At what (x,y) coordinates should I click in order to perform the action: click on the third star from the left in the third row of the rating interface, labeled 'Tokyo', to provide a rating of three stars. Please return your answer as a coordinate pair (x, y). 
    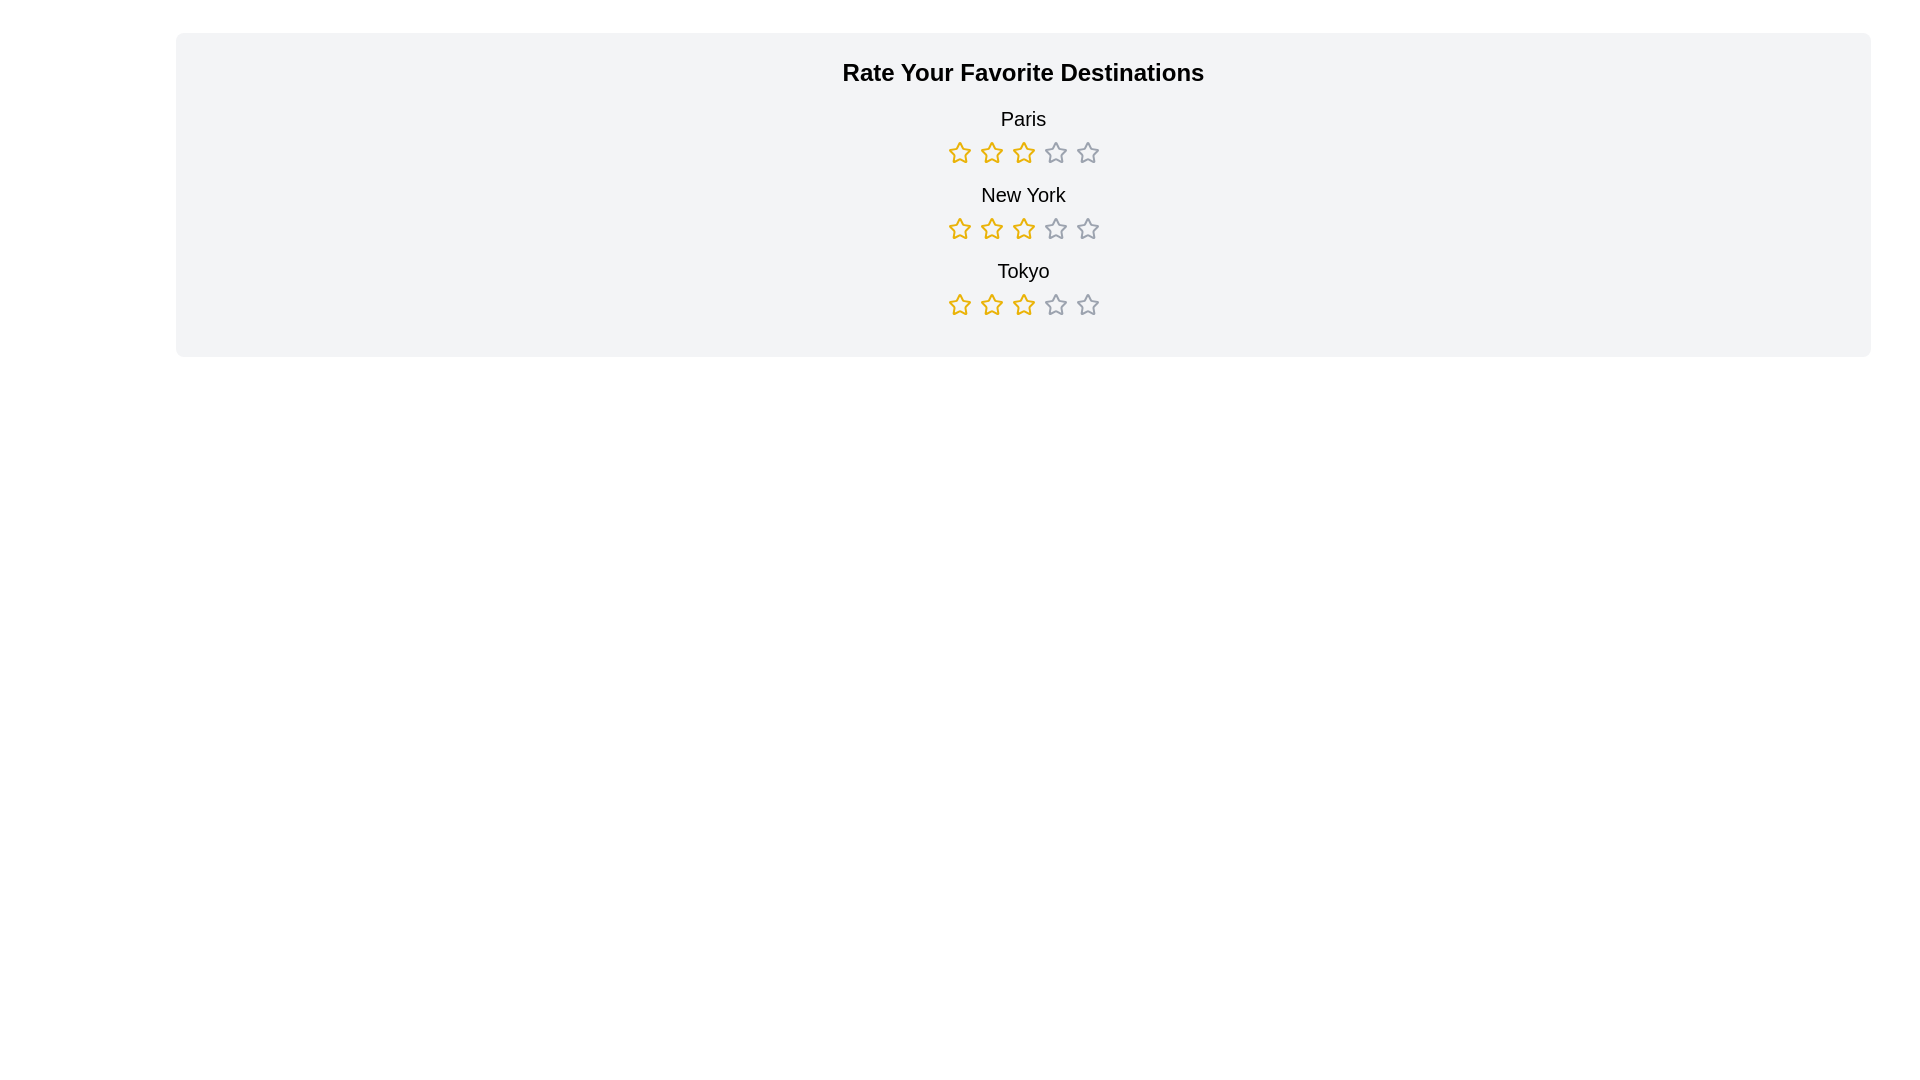
    Looking at the image, I should click on (991, 304).